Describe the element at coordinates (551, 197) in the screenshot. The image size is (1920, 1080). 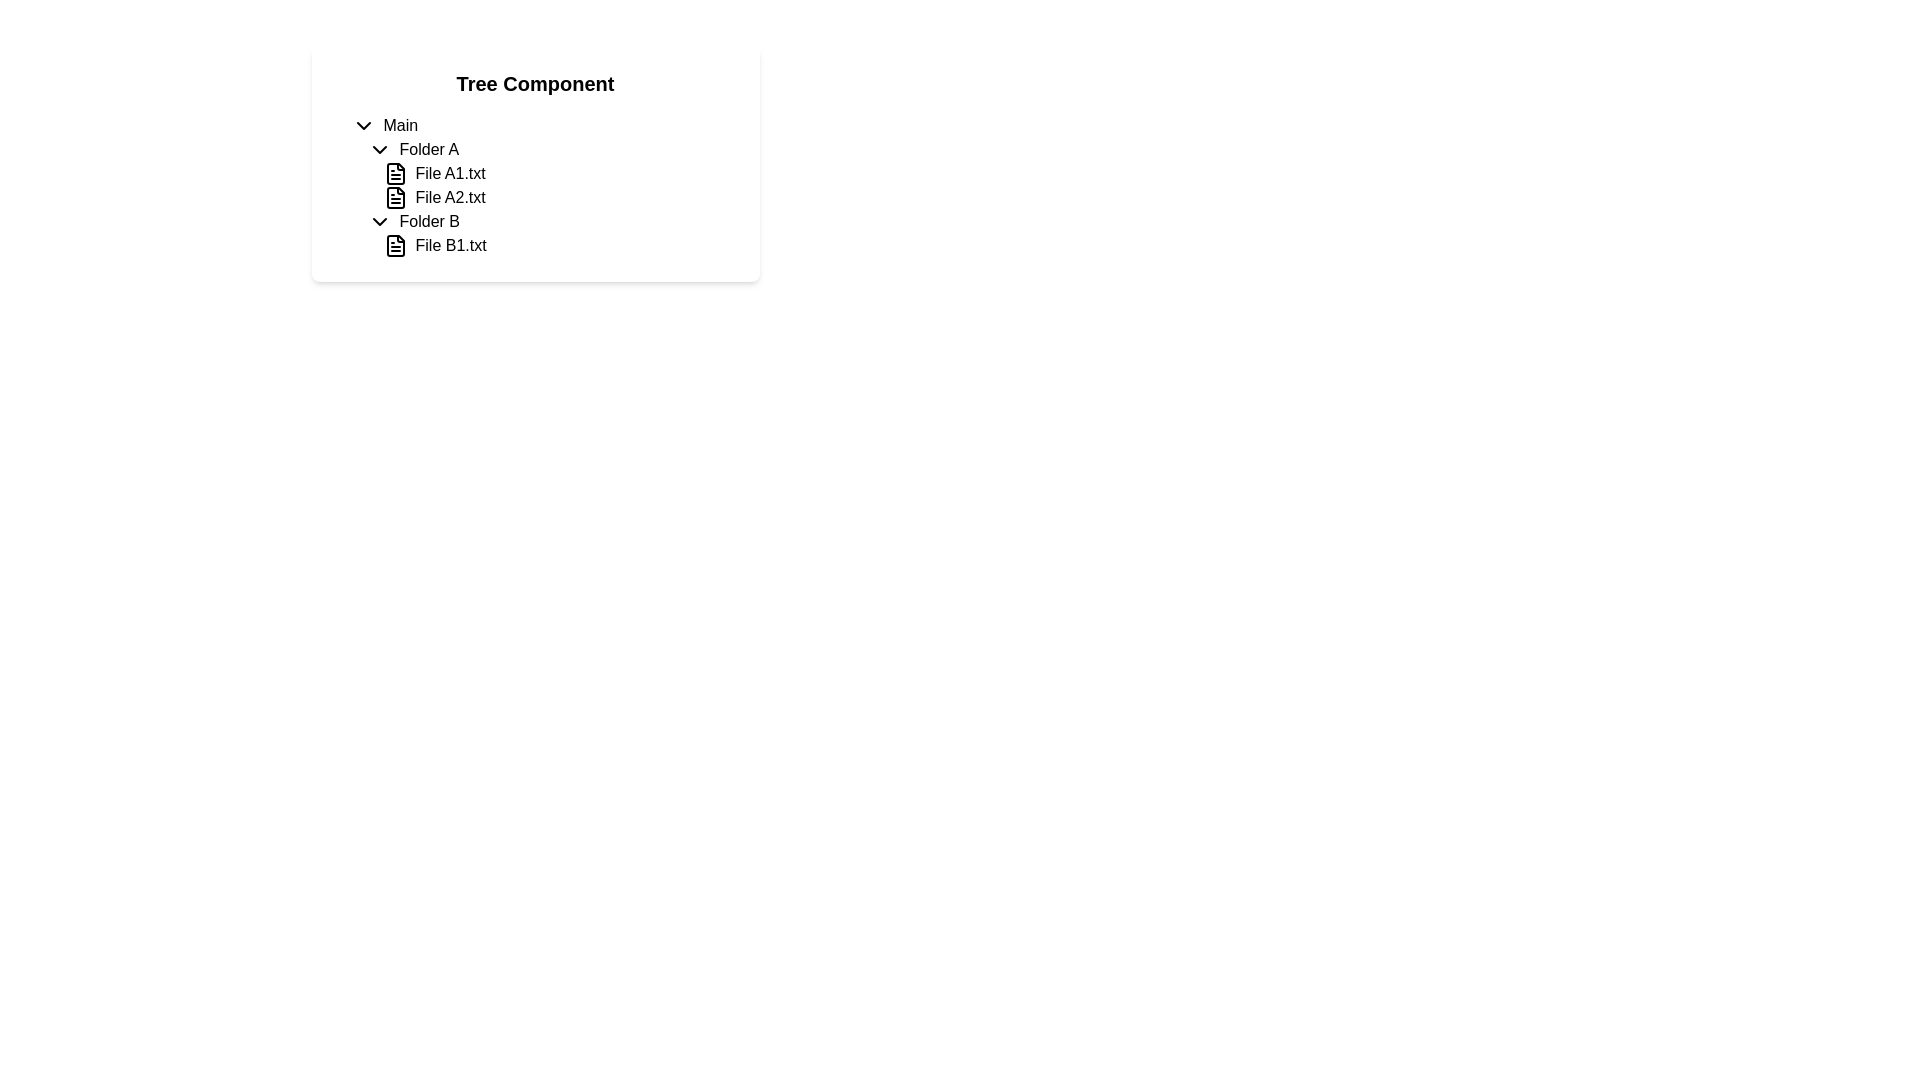
I see `to select the file entry labeled 'File A2.txt' located under 'Folder A' as the second item in the list` at that location.